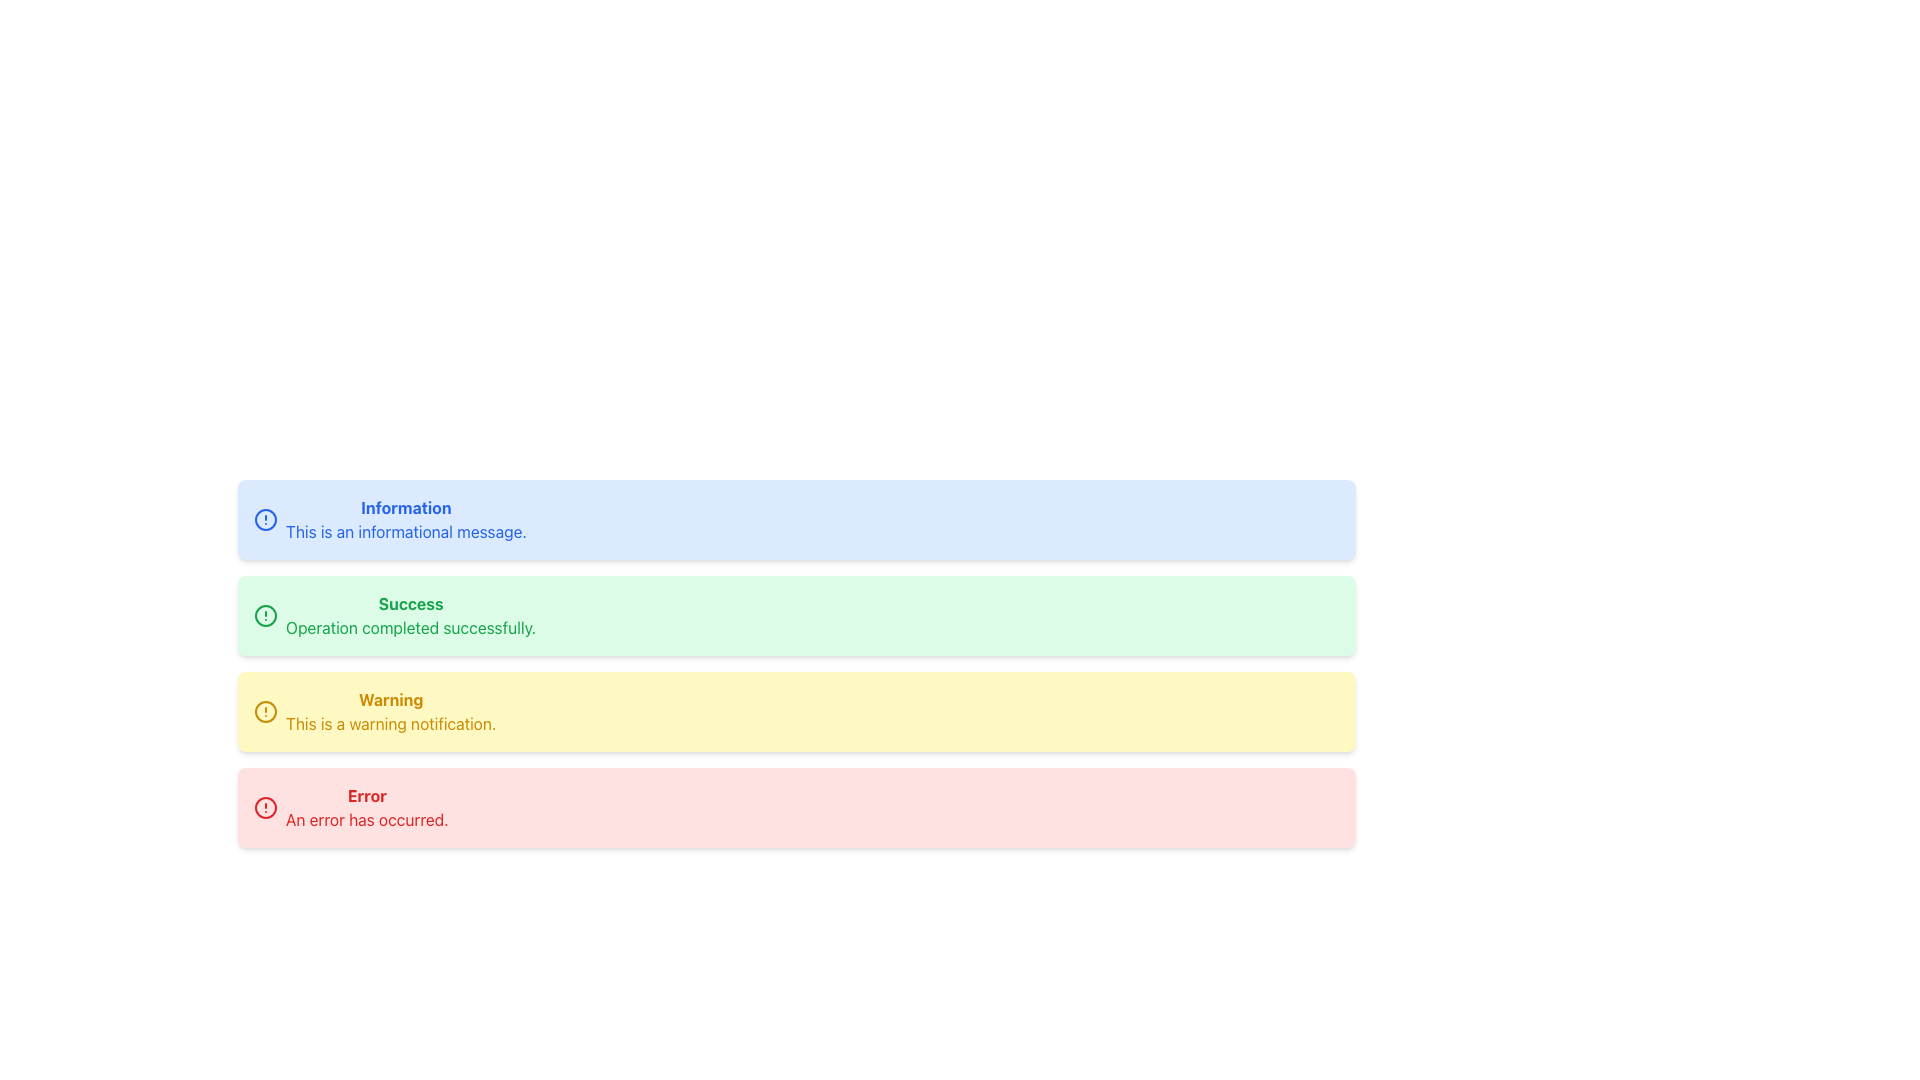 The image size is (1920, 1080). Describe the element at coordinates (405, 531) in the screenshot. I see `the text label that says 'This is an informational message.' which is styled in blue and positioned below the bold 'Information' text within a distinct blue box` at that location.